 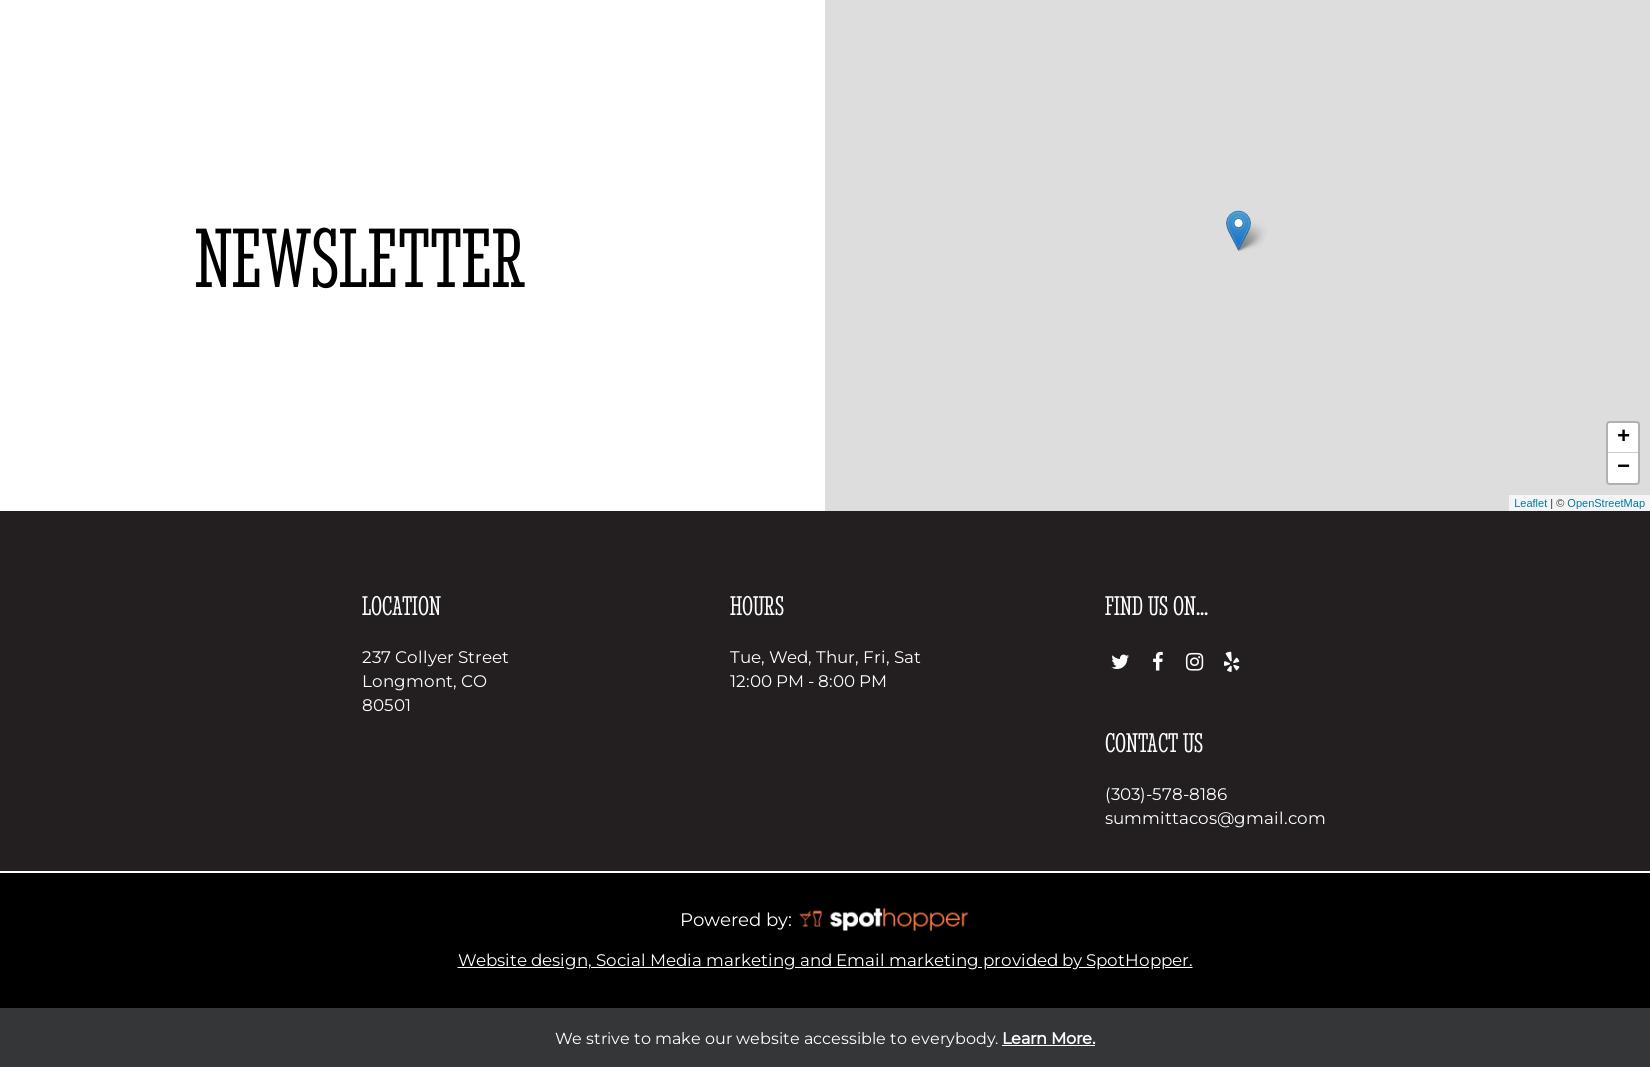 I want to click on 'Hours', so click(x=755, y=605).